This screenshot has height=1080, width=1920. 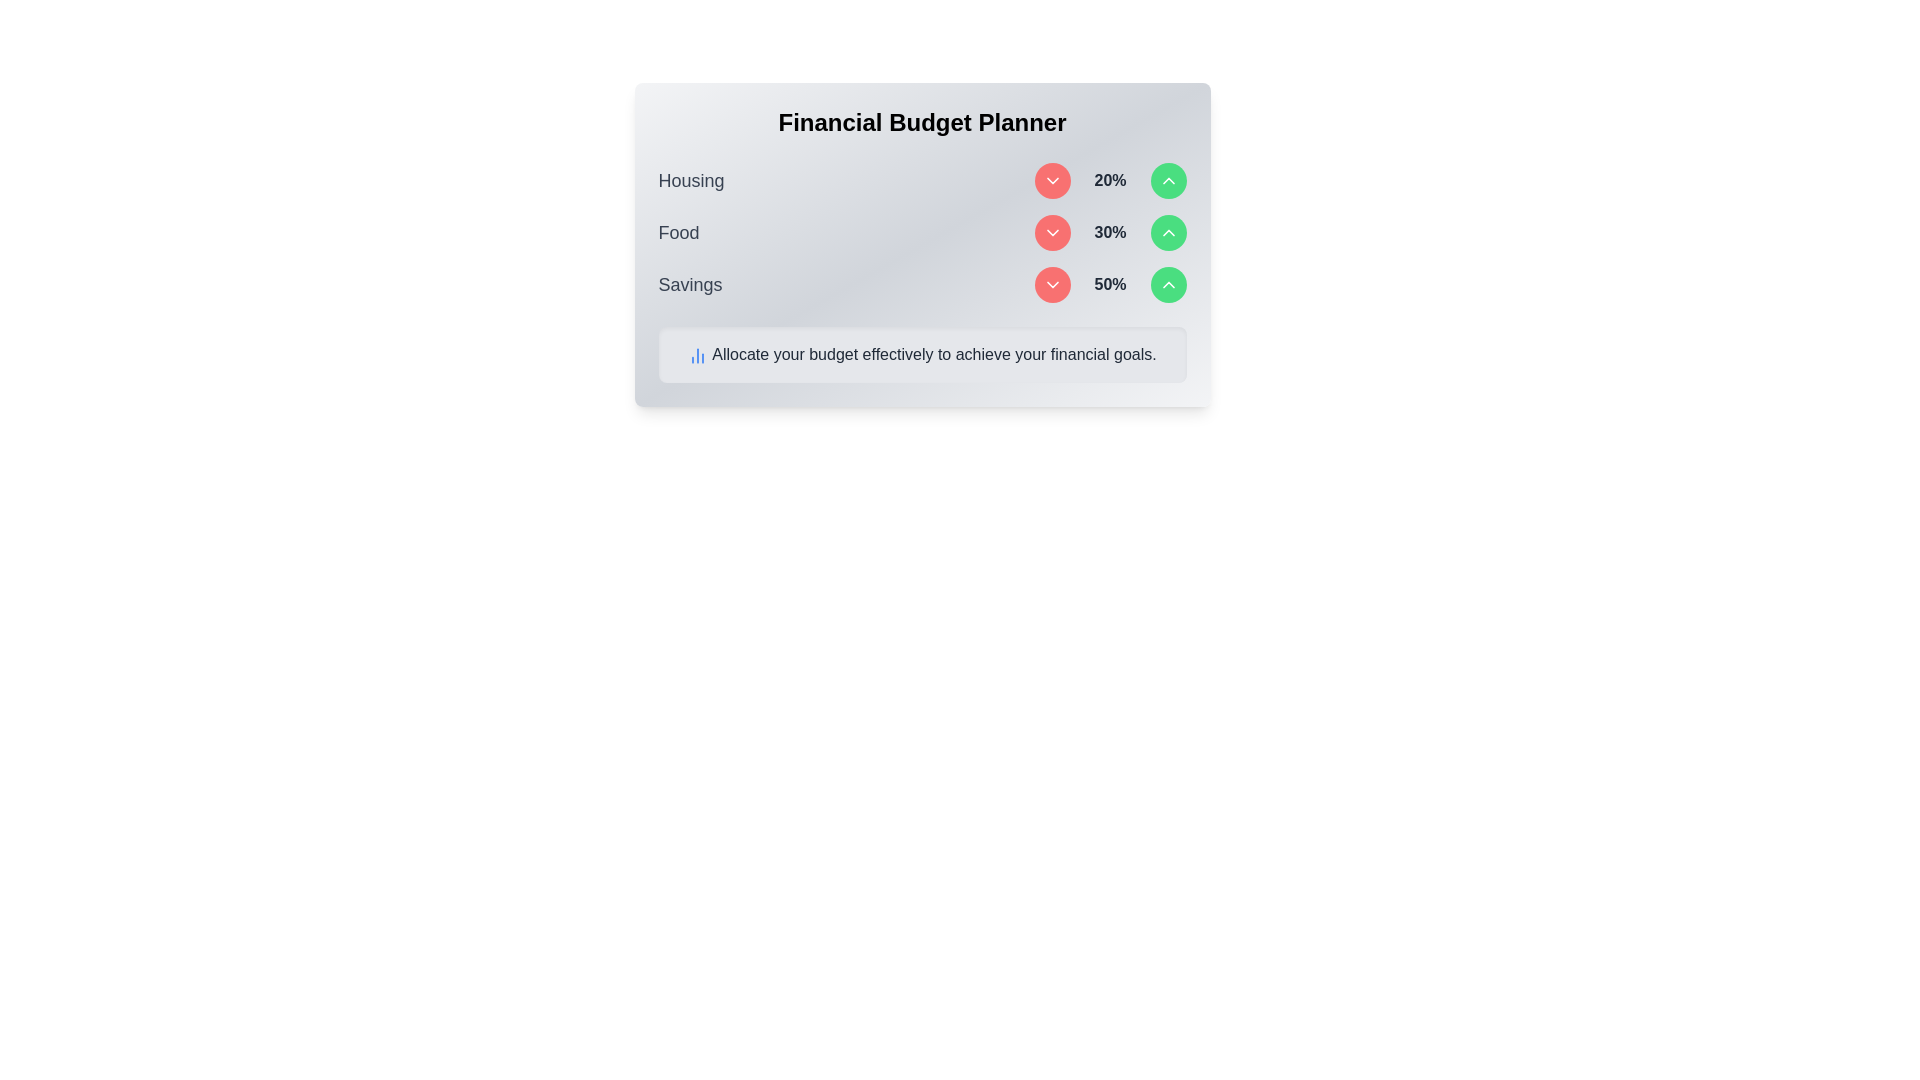 What do you see at coordinates (1109, 285) in the screenshot?
I see `the label that displays the current percentage allocation for savings in the budget planner interface, located in the third row under the 'Savings' header, centered between a red circular button on the left and a green circular button on the right` at bounding box center [1109, 285].